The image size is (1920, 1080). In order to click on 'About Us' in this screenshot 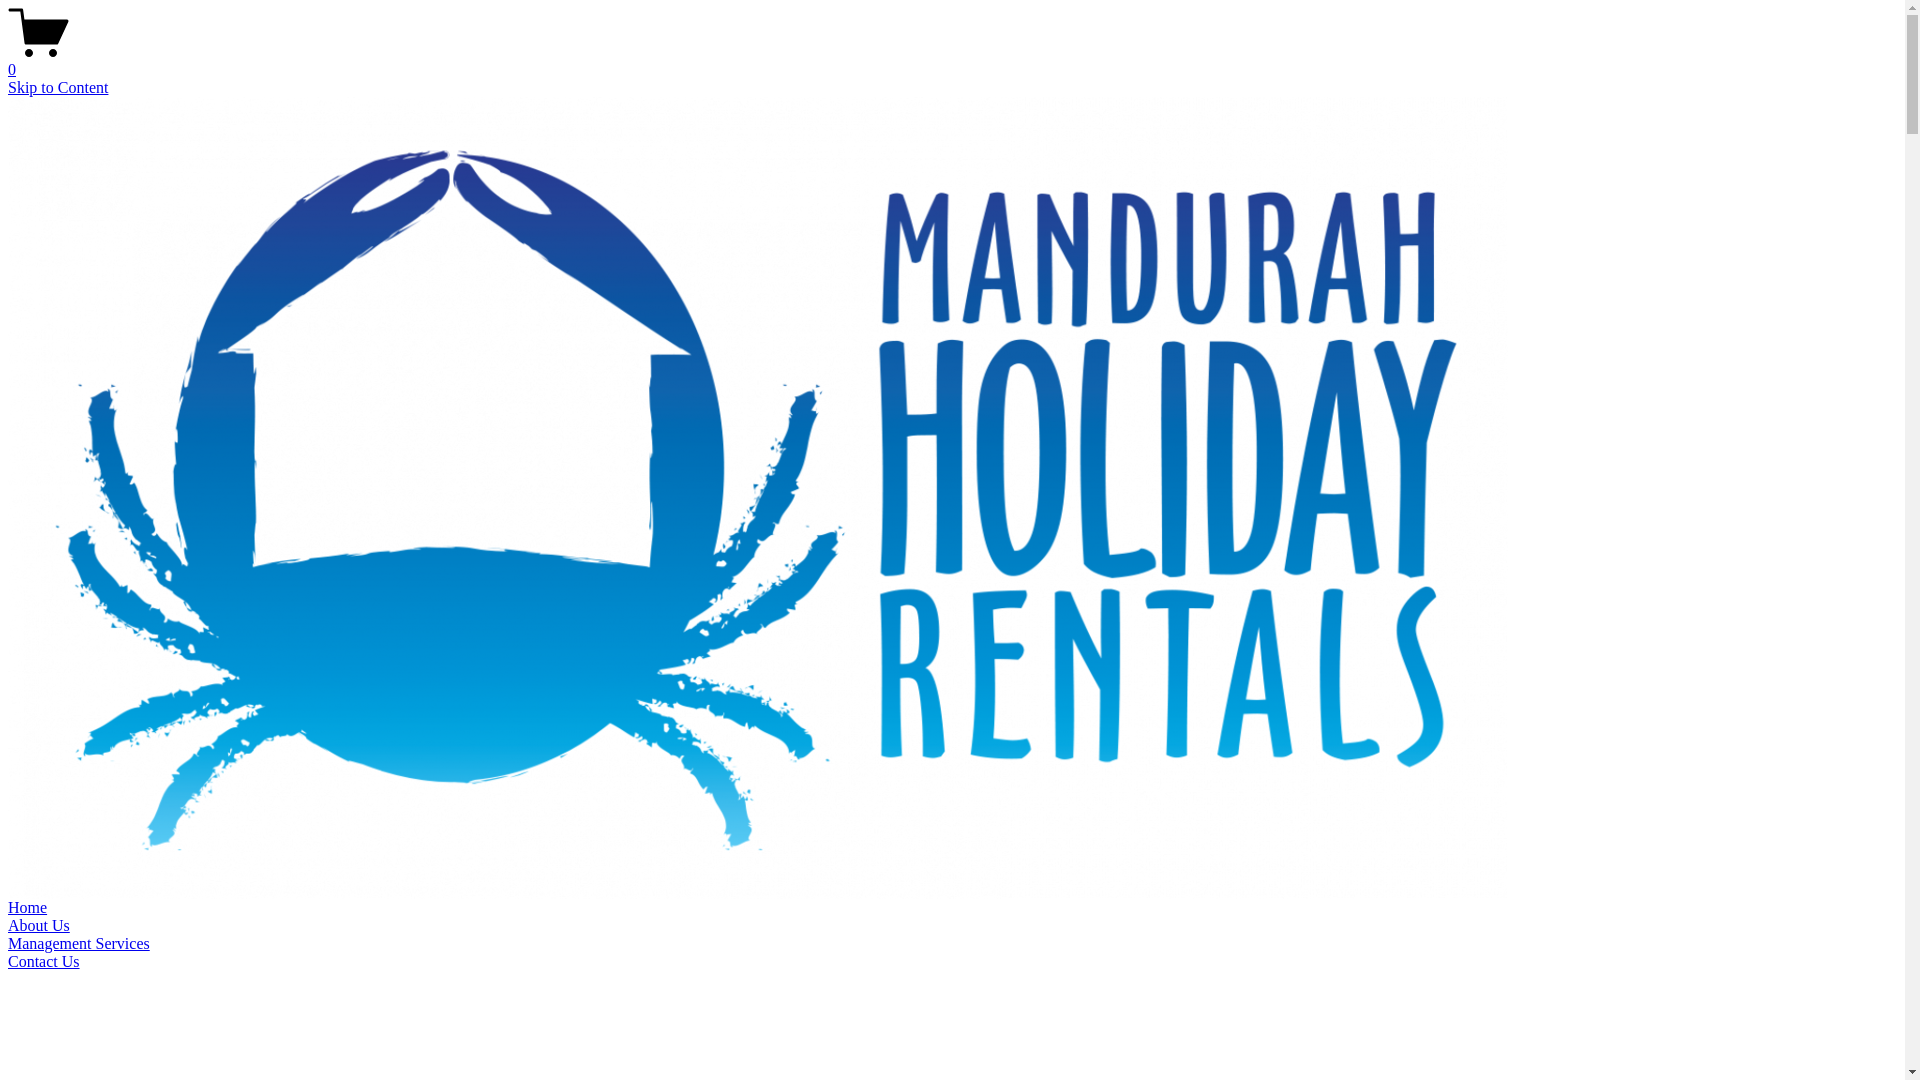, I will do `click(8, 925)`.